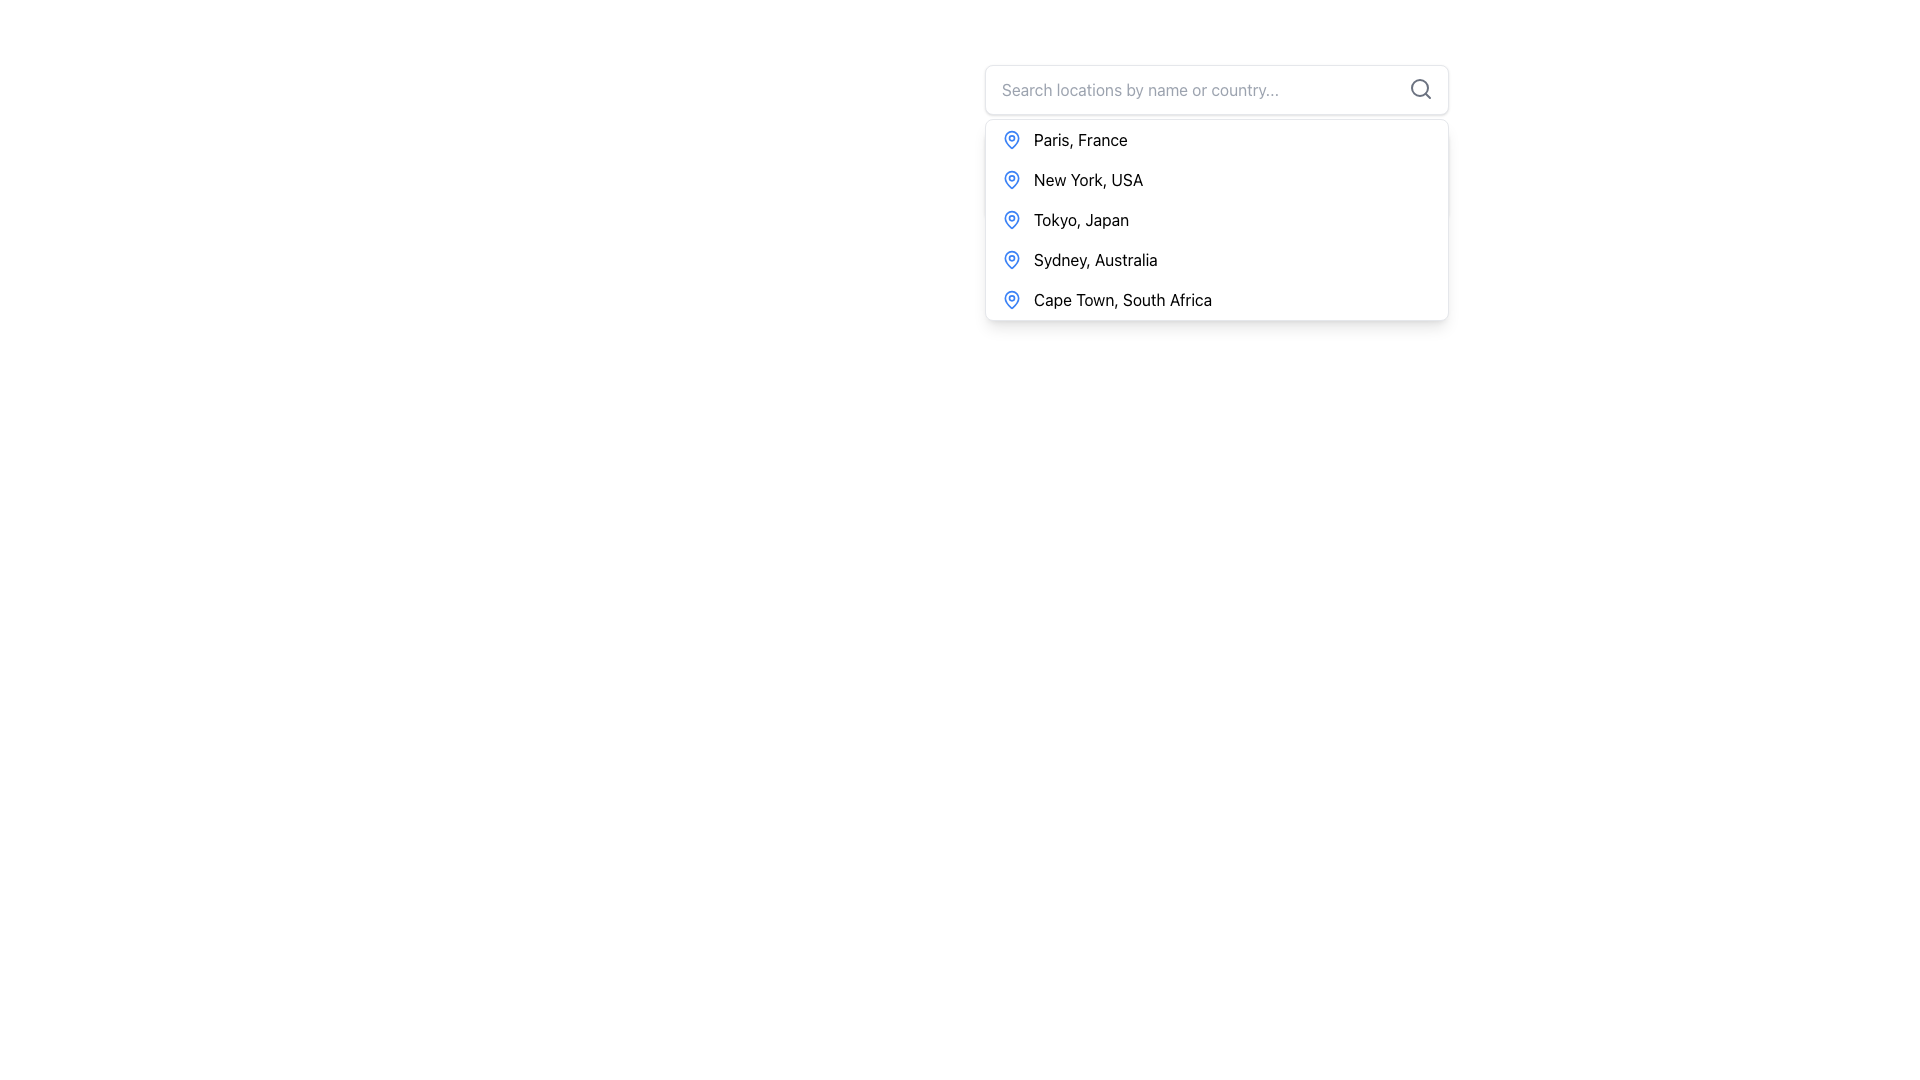 The width and height of the screenshot is (1920, 1080). Describe the element at coordinates (1216, 300) in the screenshot. I see `the fifth item in the dropdown menu` at that location.